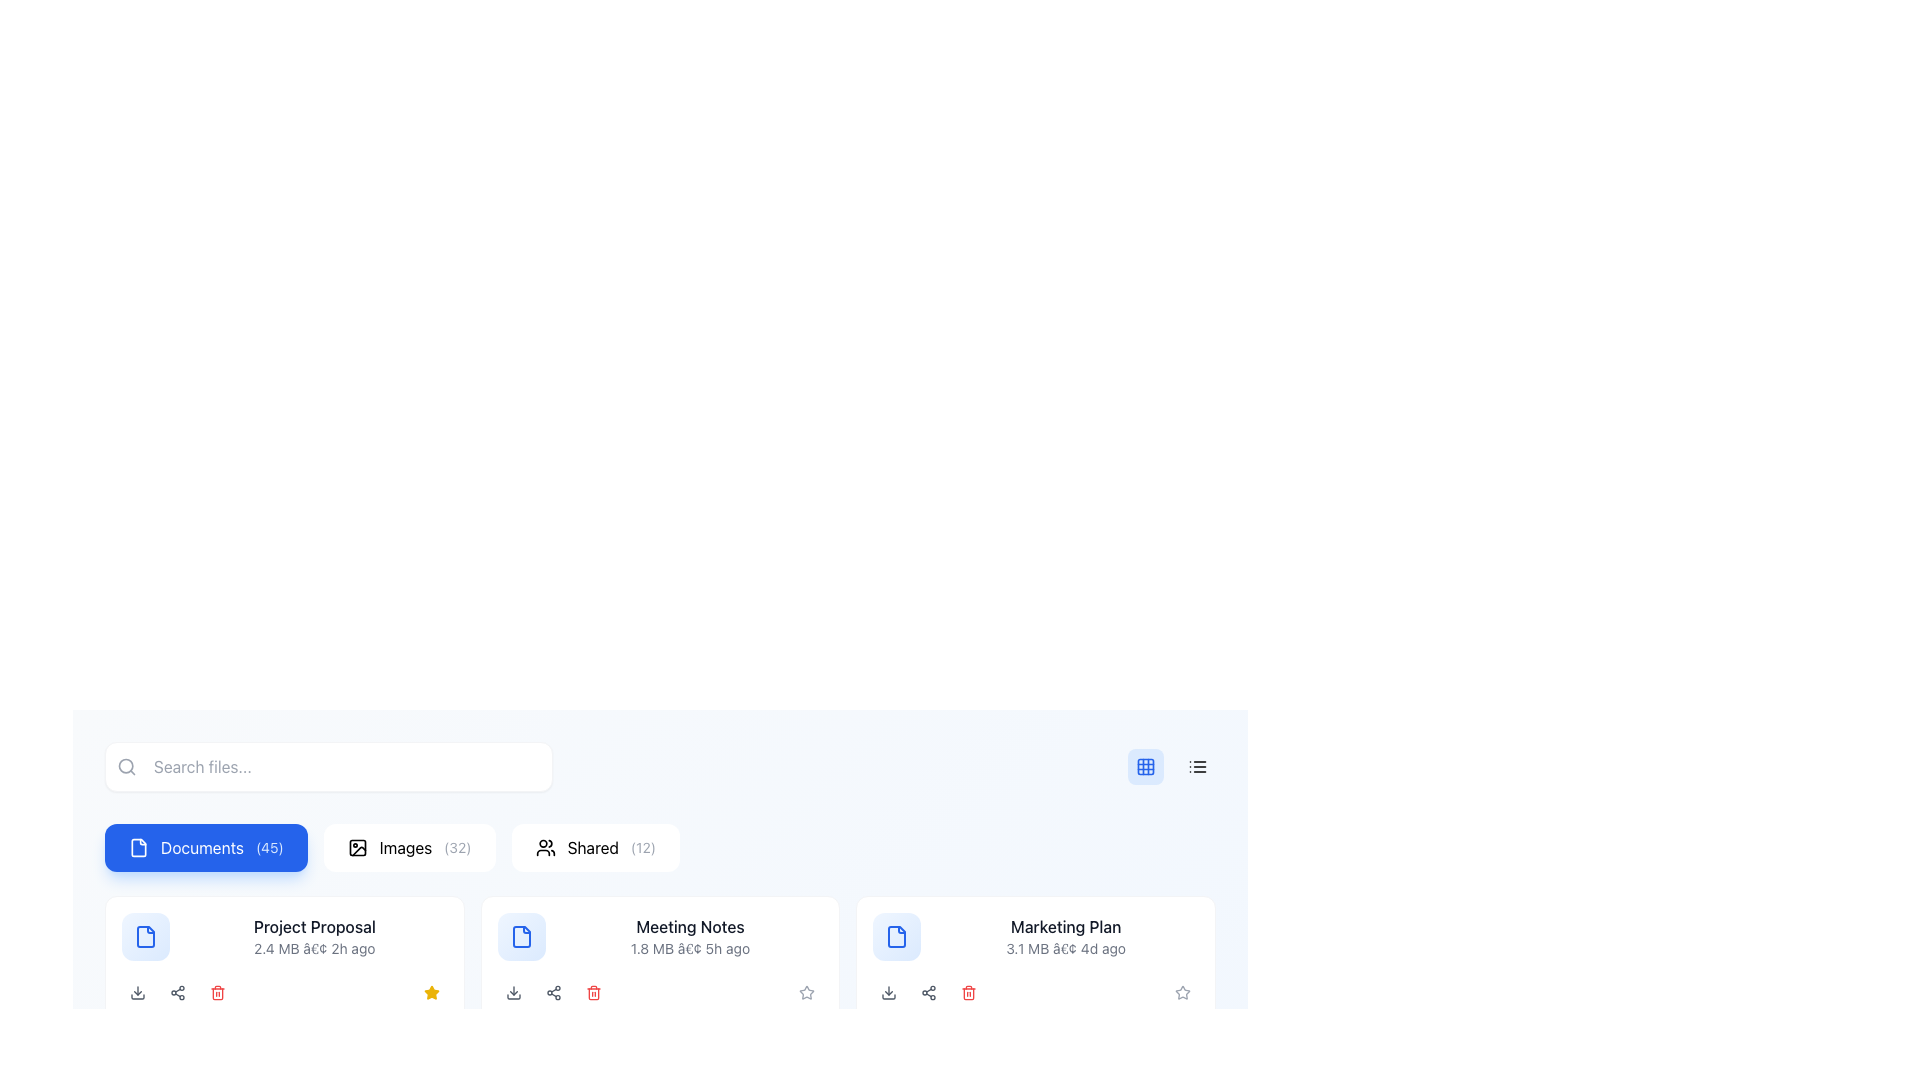 This screenshot has width=1920, height=1080. I want to click on the gray share icon, which is the second icon from the left in a row of three icons below the document card, so click(177, 992).